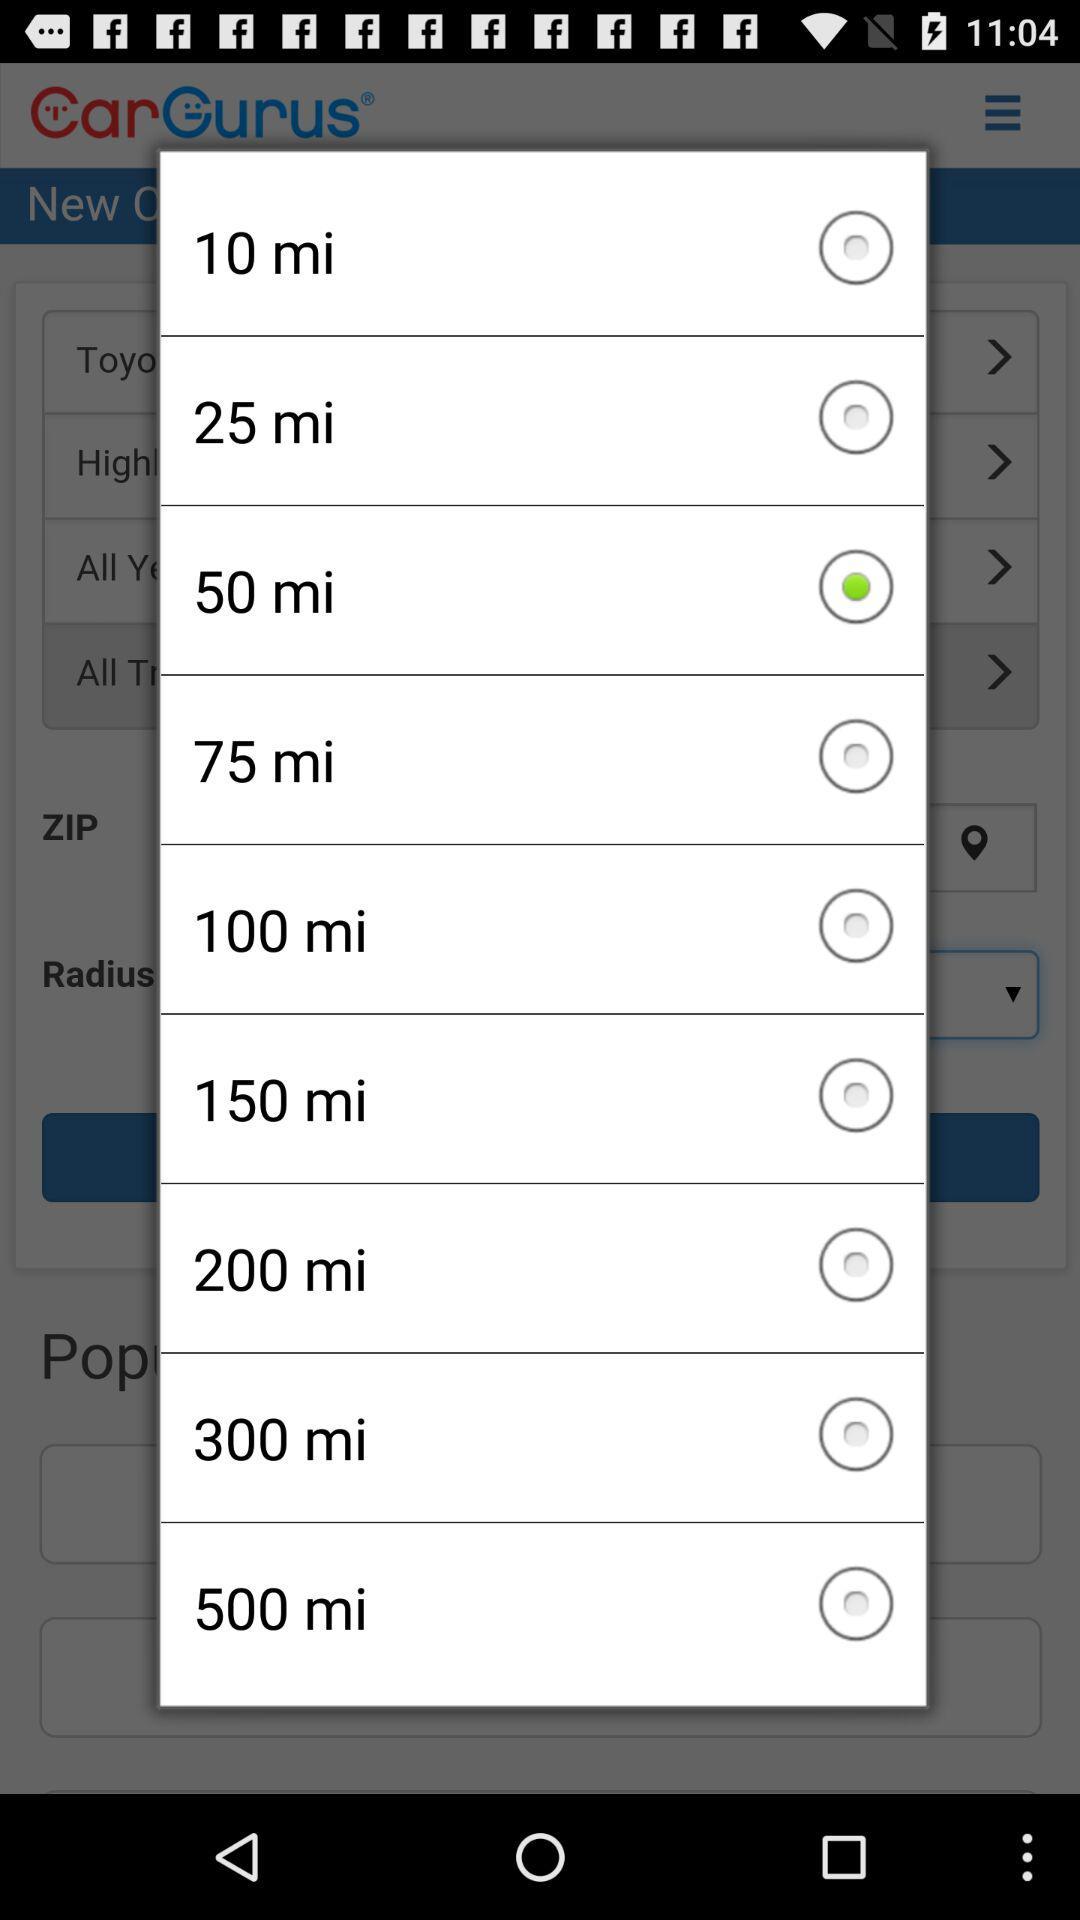 The height and width of the screenshot is (1920, 1080). I want to click on the 75 mi icon, so click(542, 758).